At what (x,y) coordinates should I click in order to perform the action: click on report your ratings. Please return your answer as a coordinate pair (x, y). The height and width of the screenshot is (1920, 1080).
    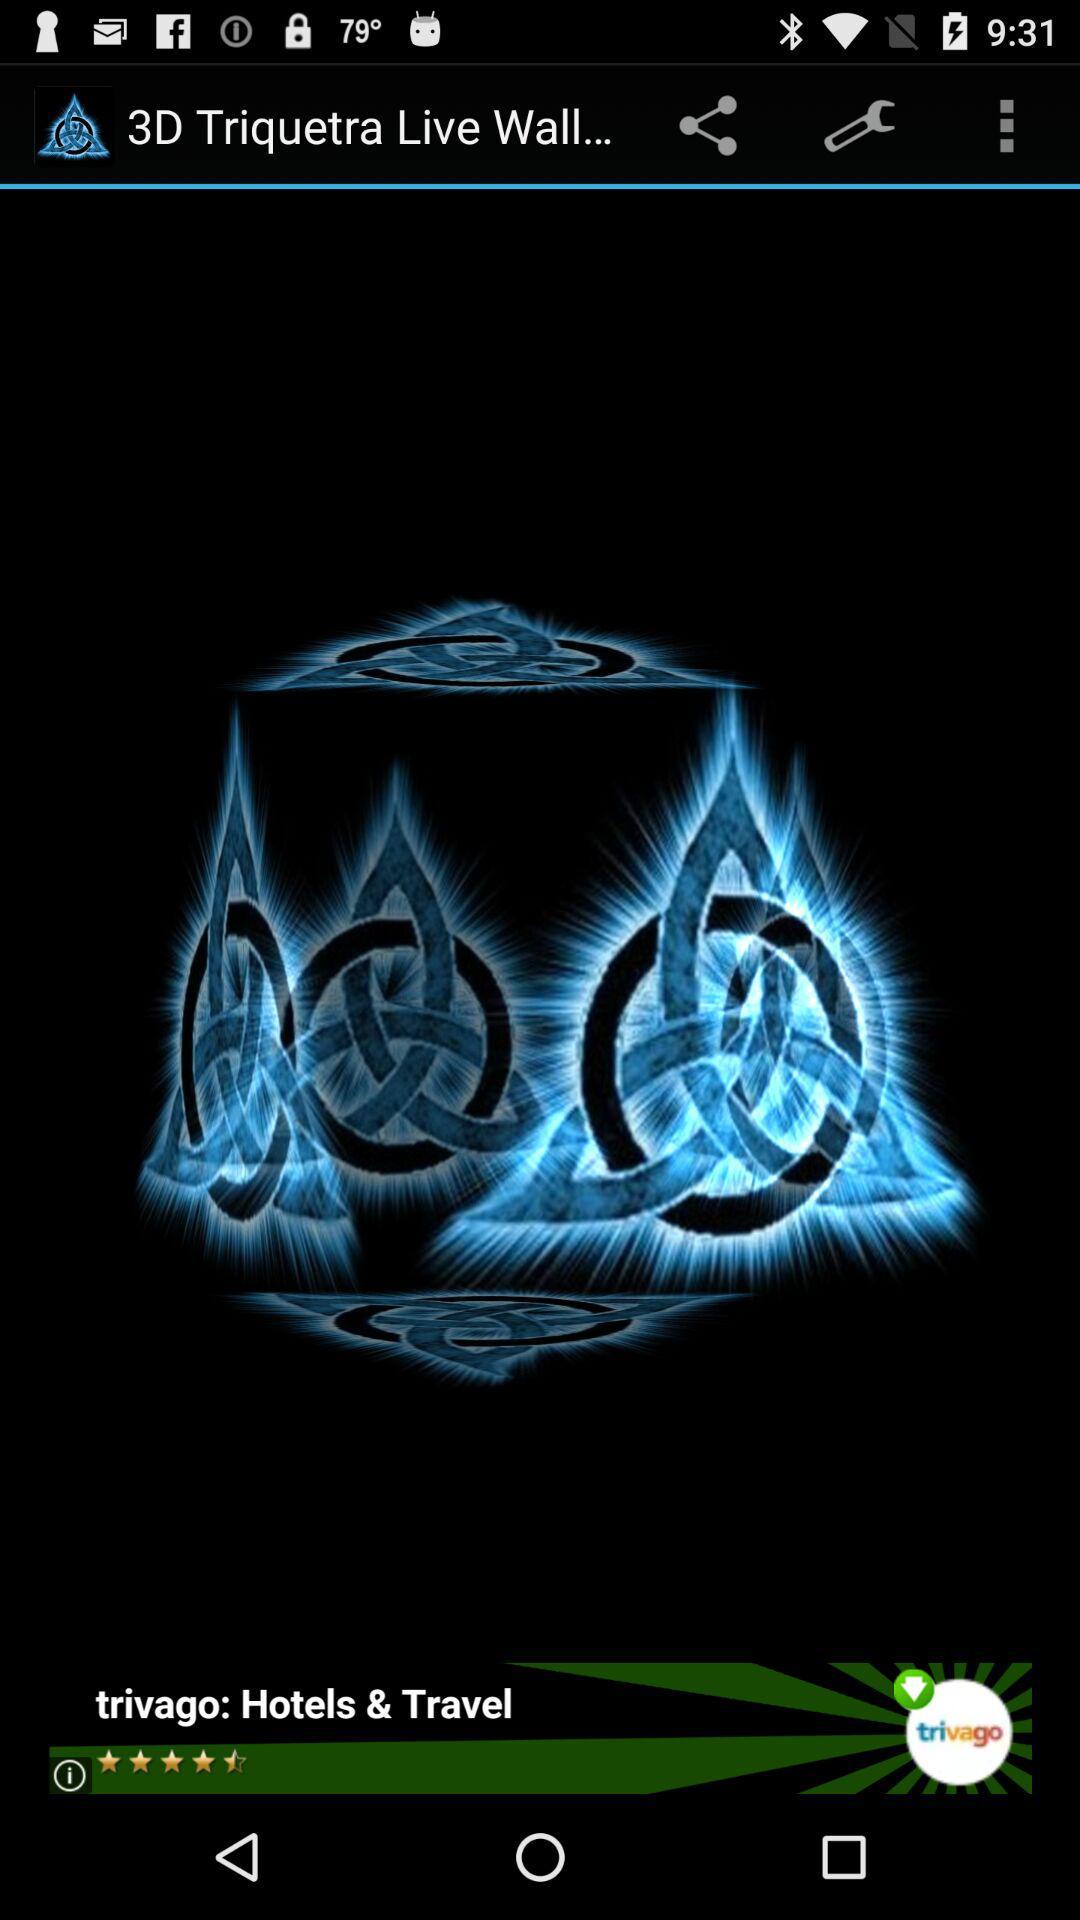
    Looking at the image, I should click on (538, 1727).